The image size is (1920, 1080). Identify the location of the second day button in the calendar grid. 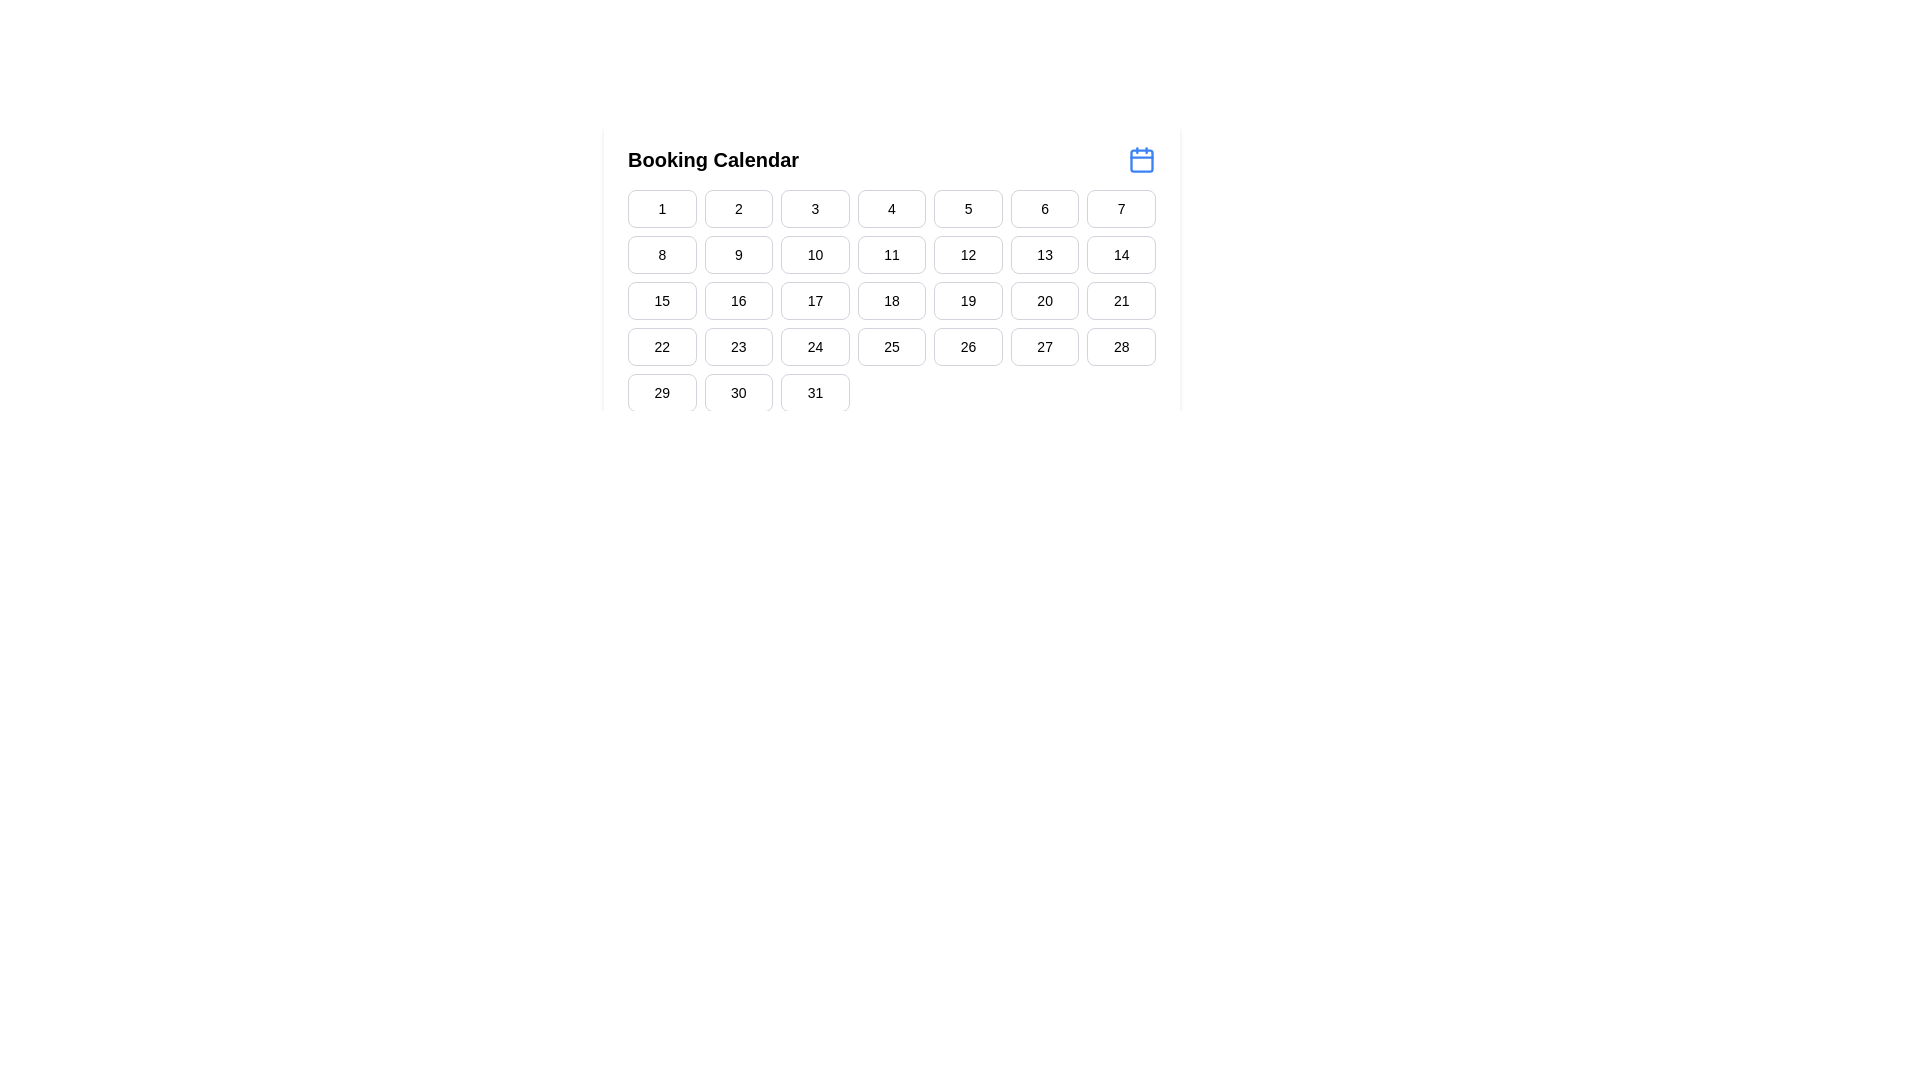
(737, 208).